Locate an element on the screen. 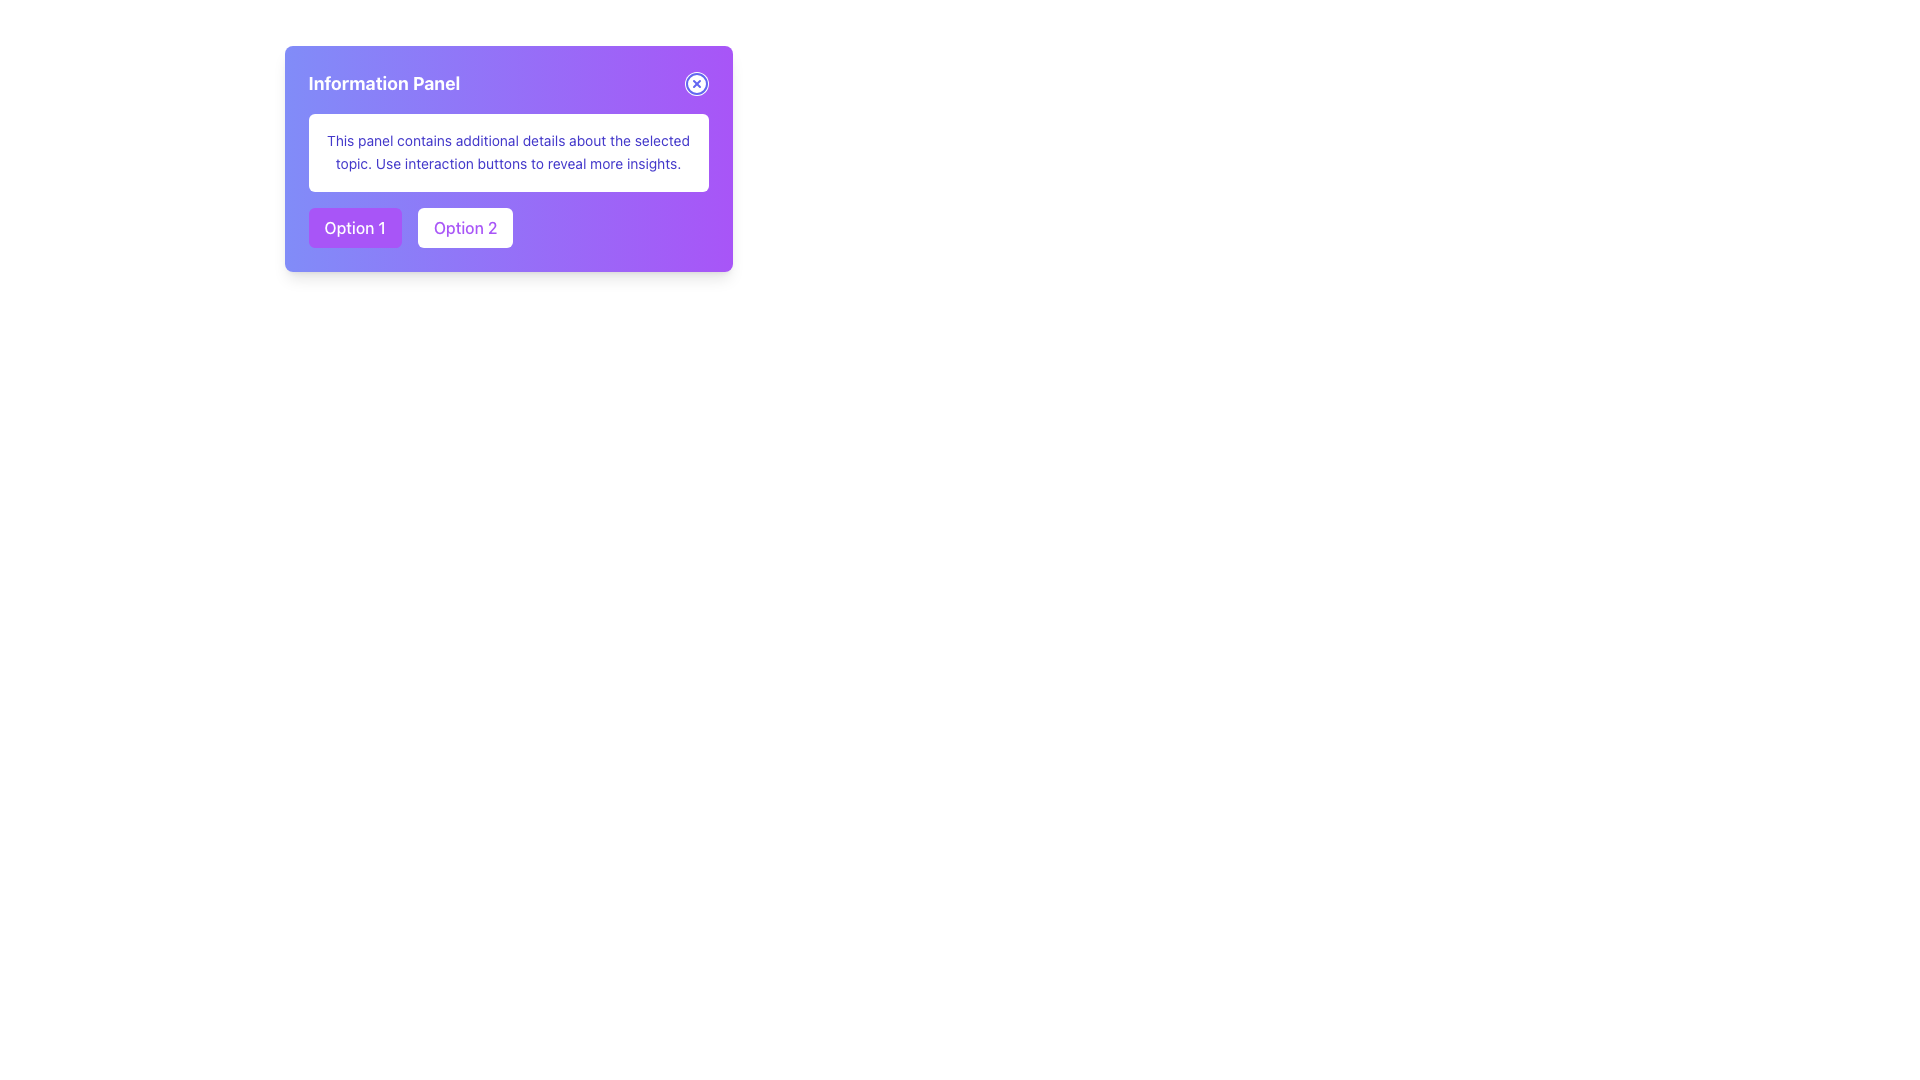 This screenshot has width=1920, height=1080. the close button located in the upper-right corner of the Information Panel is located at coordinates (696, 83).